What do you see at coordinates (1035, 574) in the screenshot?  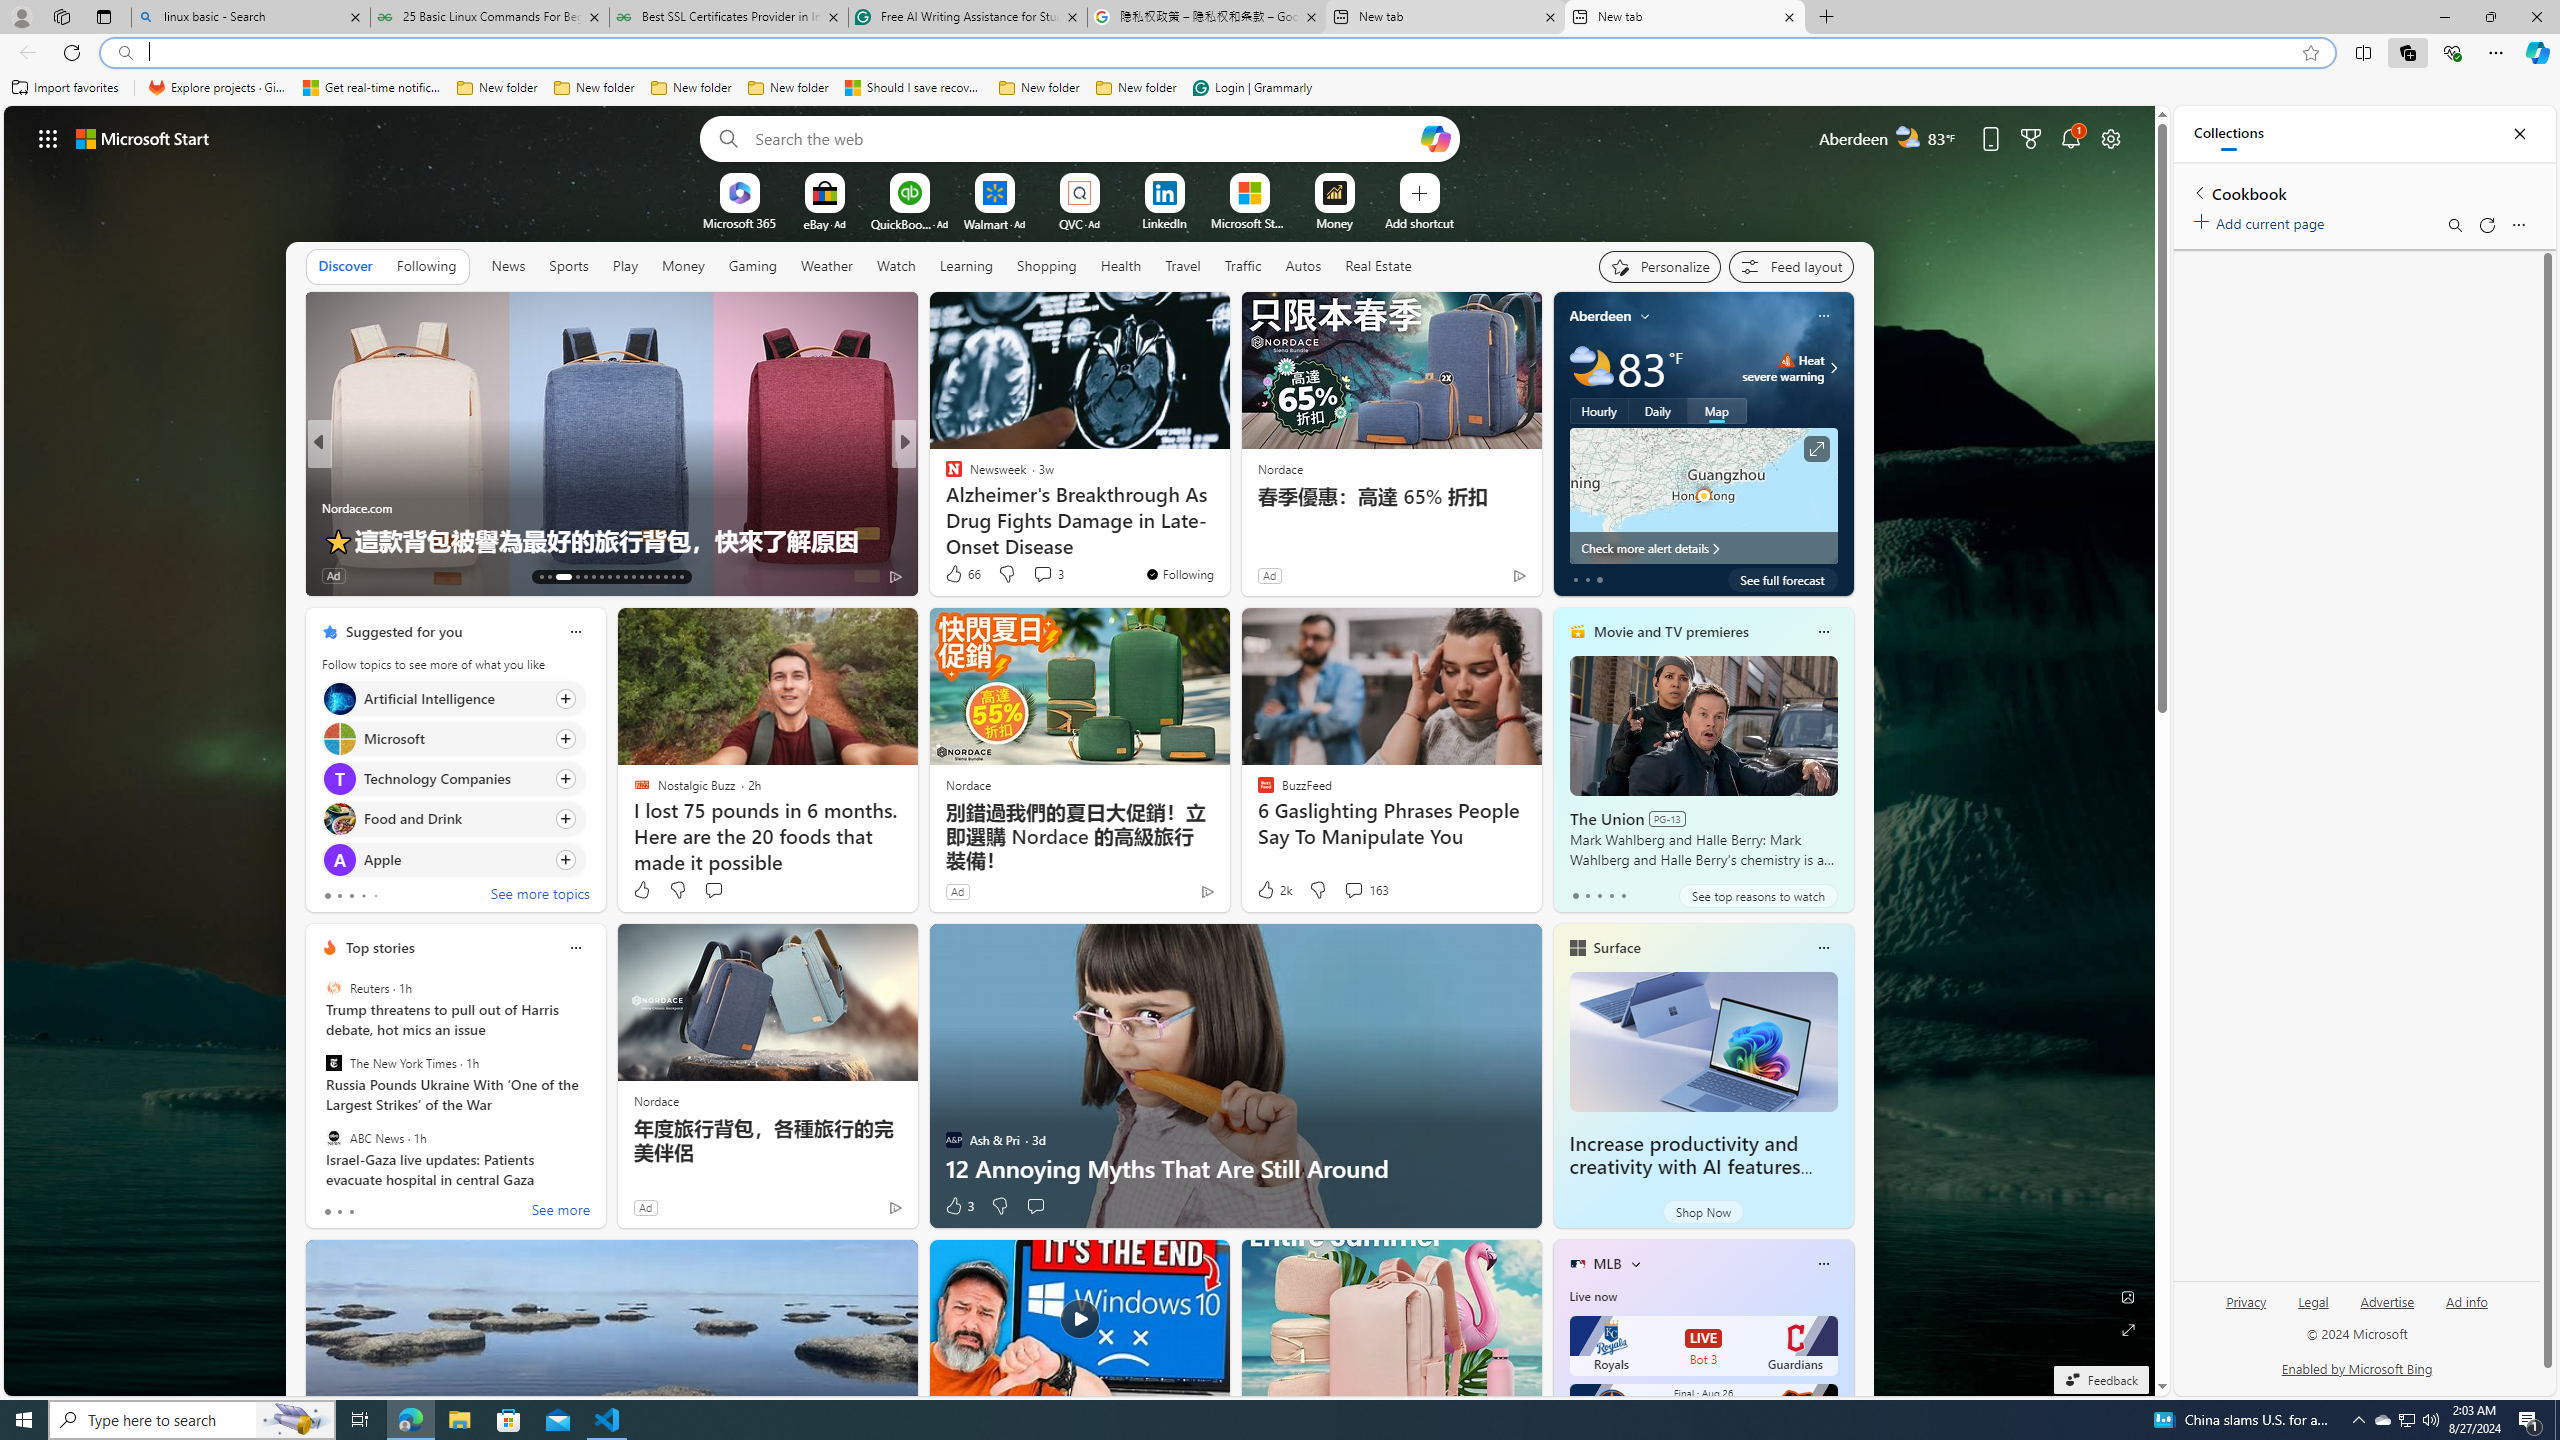 I see `'View comments 2 Comment'` at bounding box center [1035, 574].